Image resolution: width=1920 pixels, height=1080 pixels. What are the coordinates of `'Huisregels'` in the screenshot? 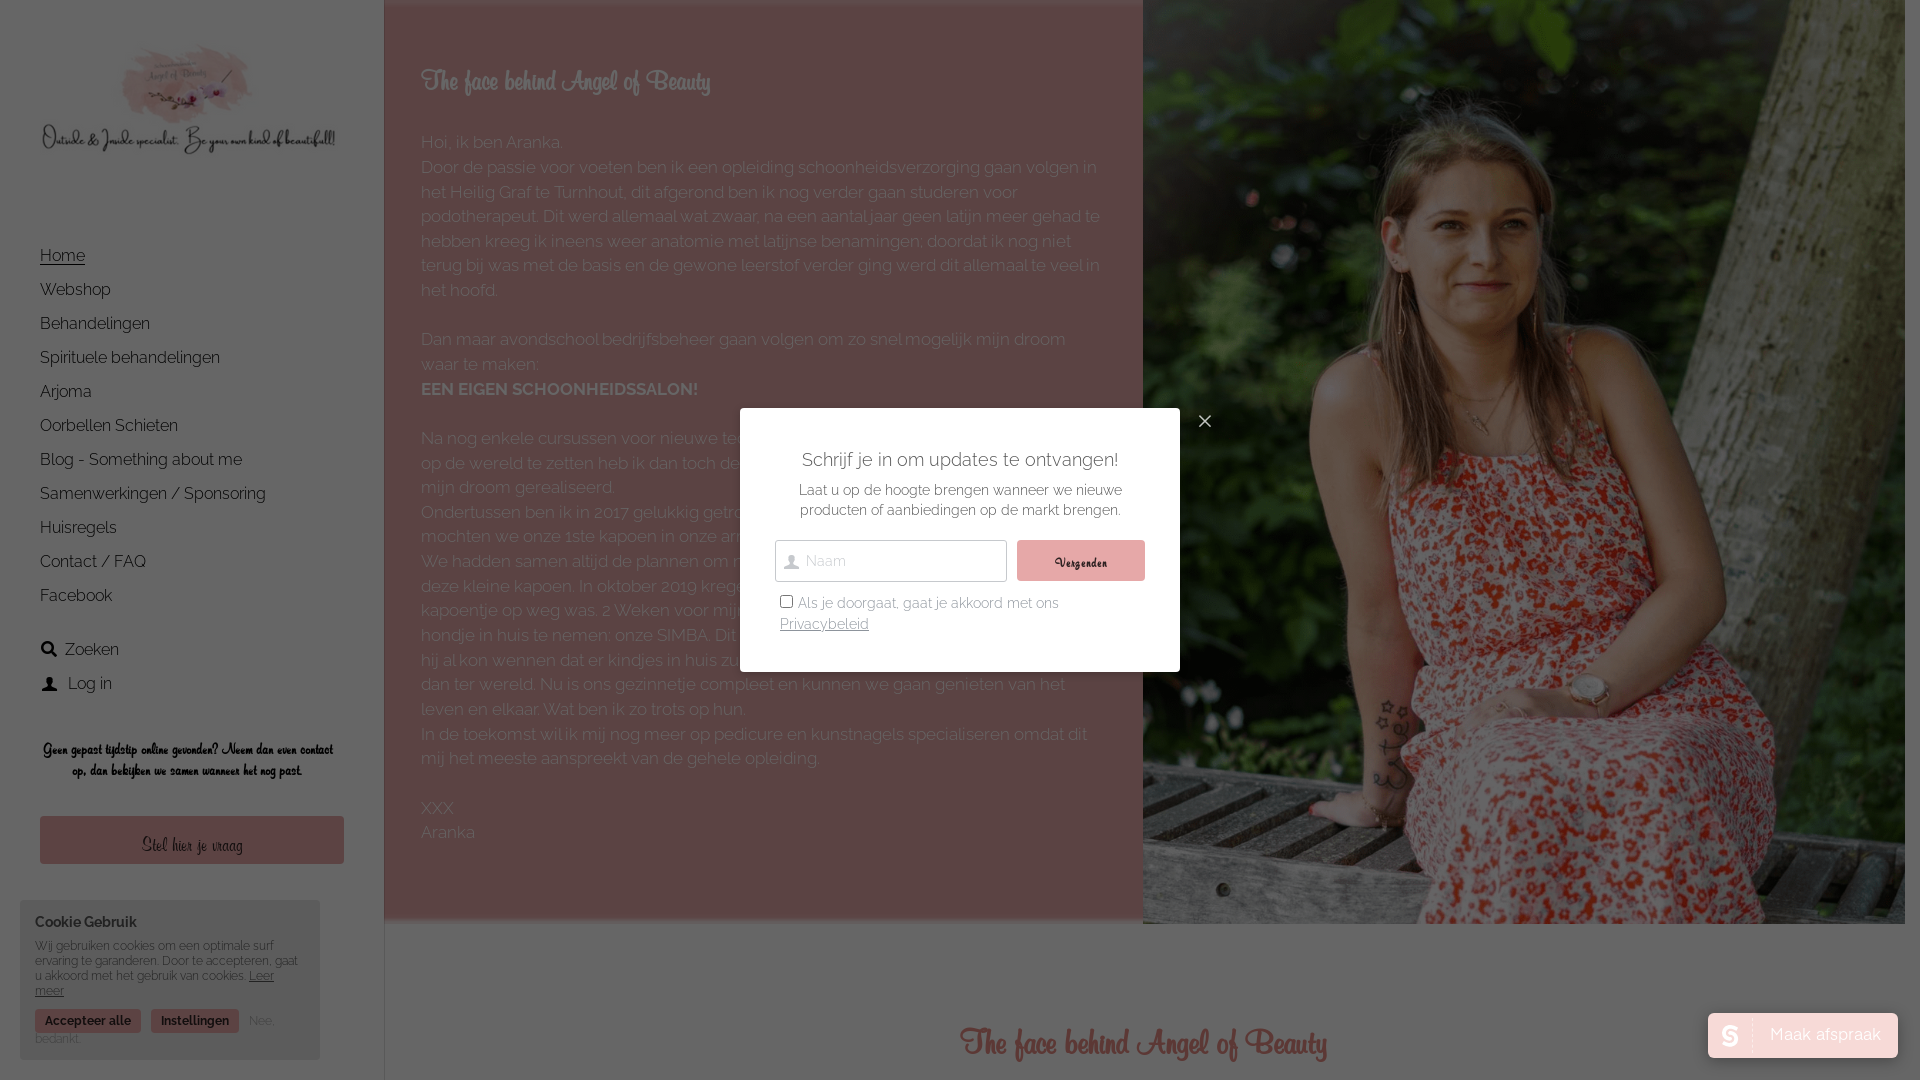 It's located at (78, 526).